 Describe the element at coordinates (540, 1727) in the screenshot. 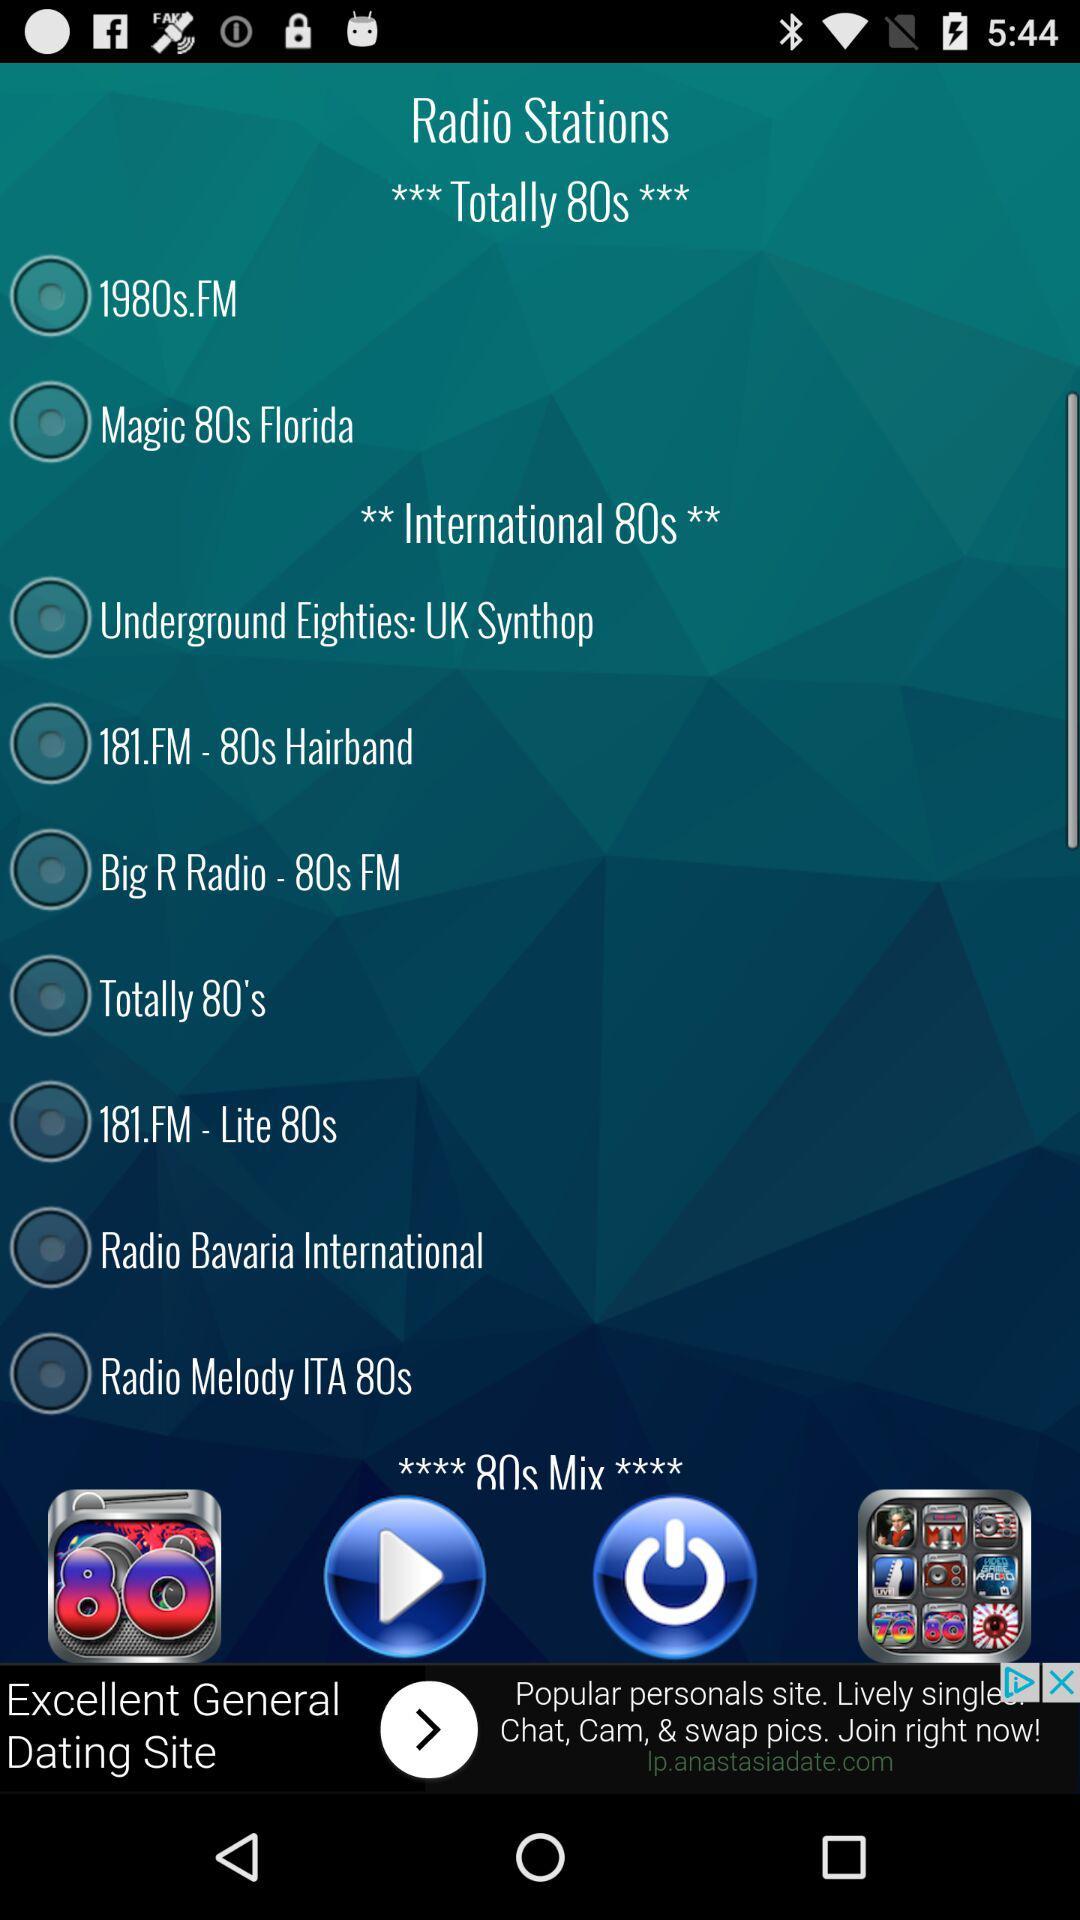

I see `advertisement` at that location.